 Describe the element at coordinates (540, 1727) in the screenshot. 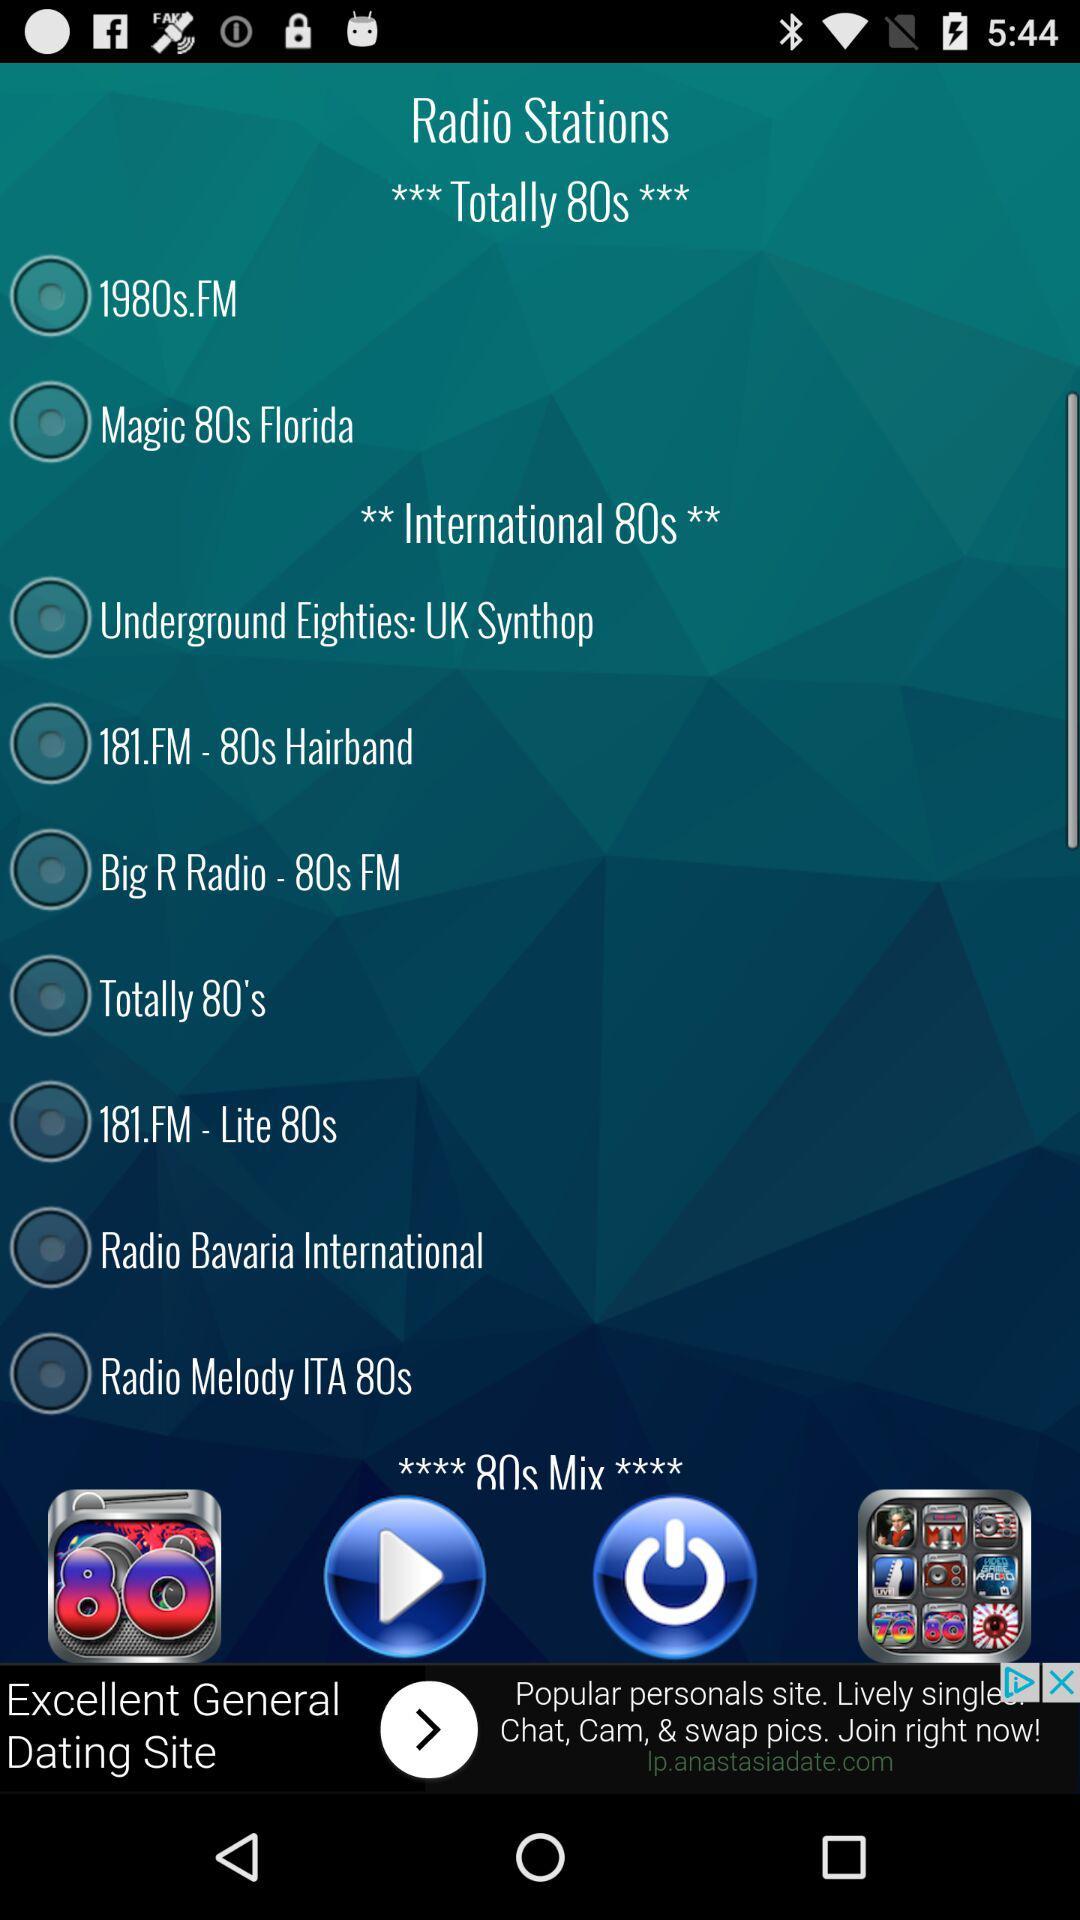

I see `advertisement` at that location.